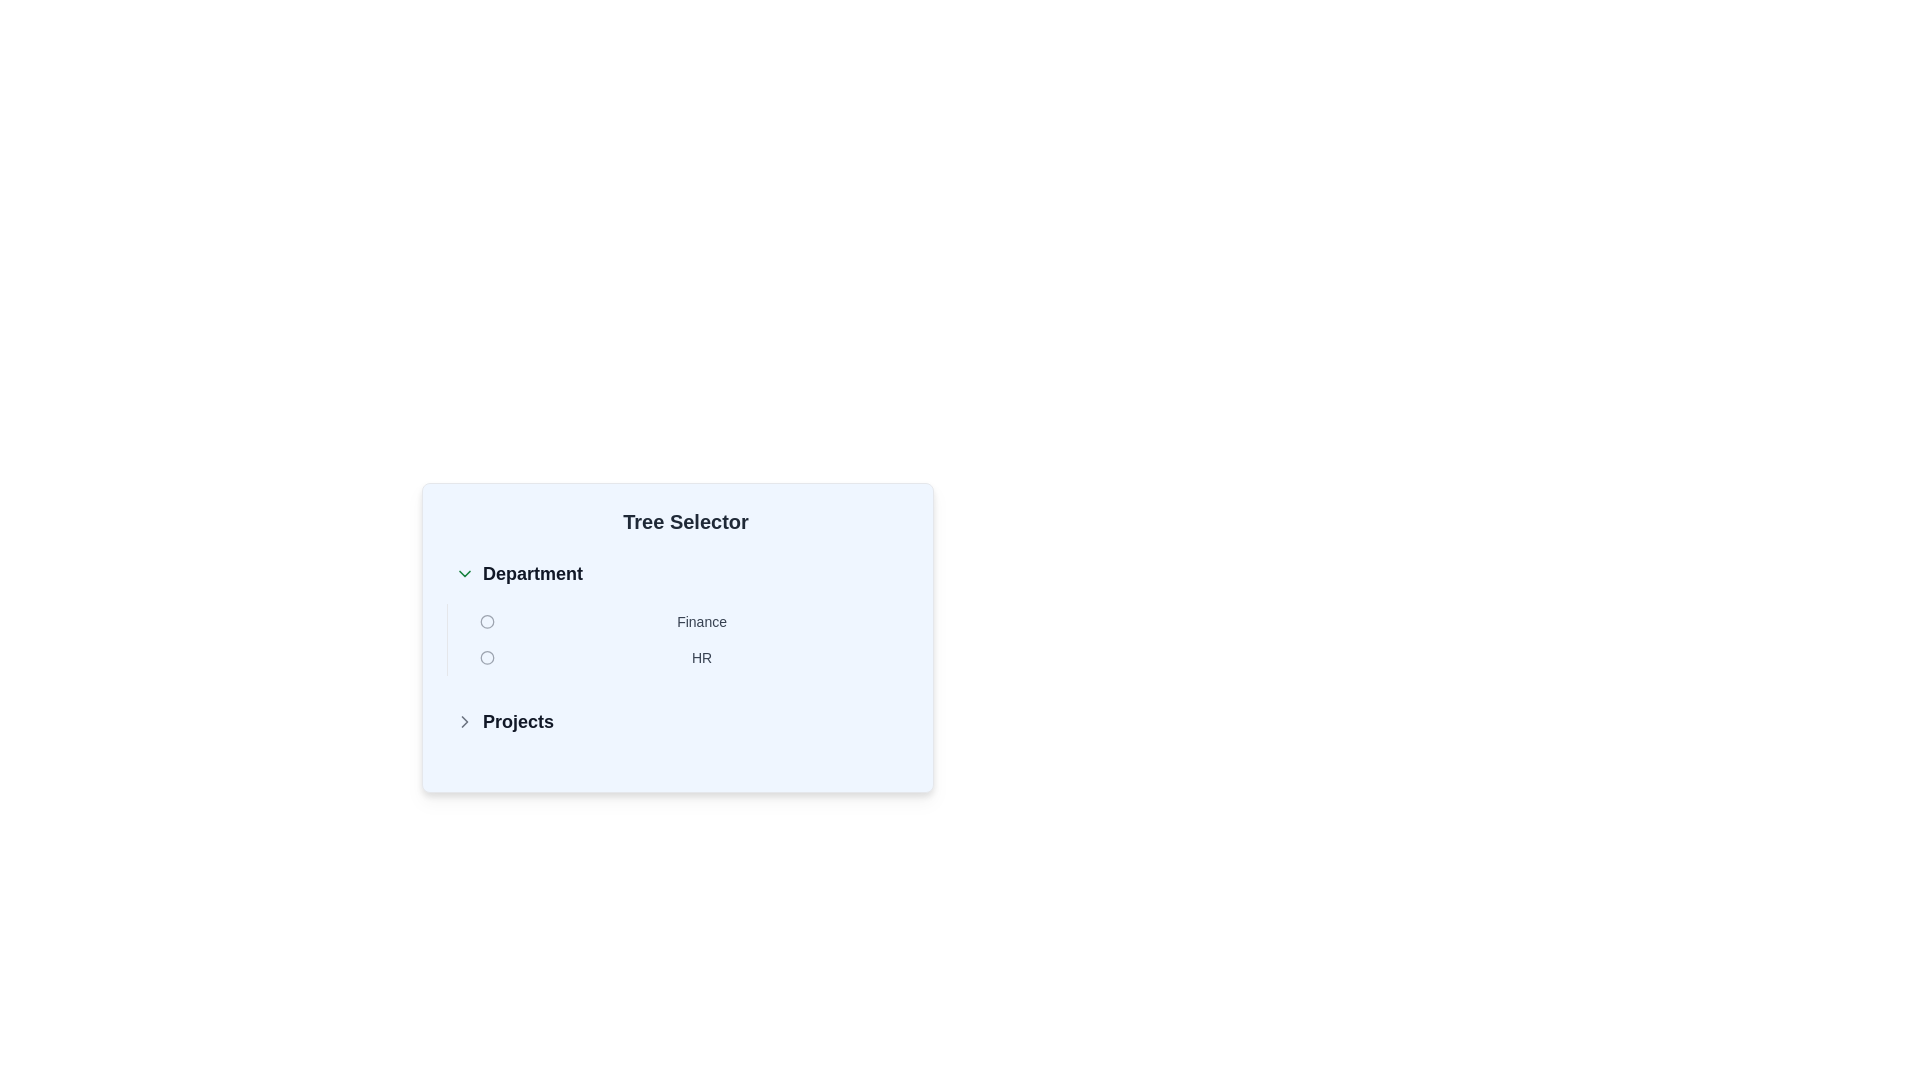 Image resolution: width=1920 pixels, height=1080 pixels. Describe the element at coordinates (487, 620) in the screenshot. I see `the unselected Checkbox located to the left of the 'Finance' label in the first list item of the 'Department' section in the 'Tree Selector' widget` at that location.